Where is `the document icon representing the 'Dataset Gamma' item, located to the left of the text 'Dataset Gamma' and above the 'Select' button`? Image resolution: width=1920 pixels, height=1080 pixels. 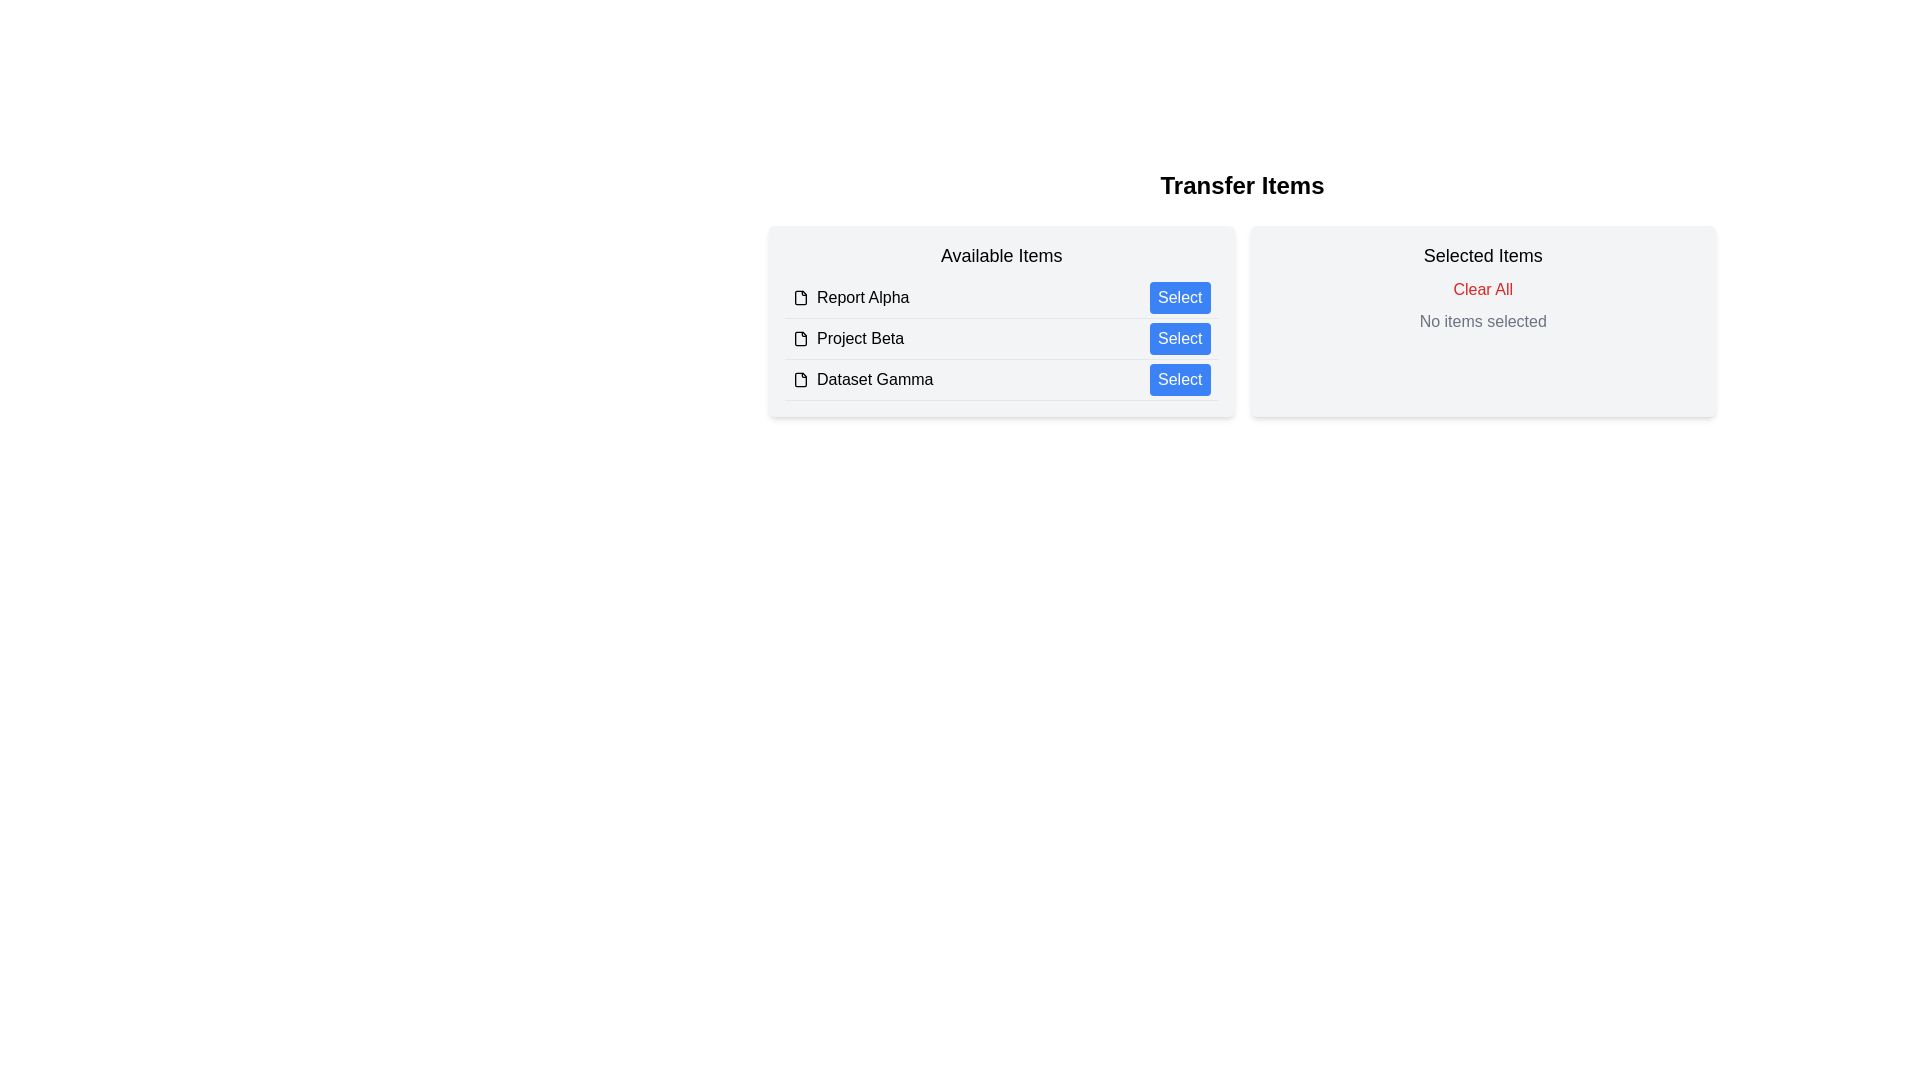 the document icon representing the 'Dataset Gamma' item, located to the left of the text 'Dataset Gamma' and above the 'Select' button is located at coordinates (801, 380).